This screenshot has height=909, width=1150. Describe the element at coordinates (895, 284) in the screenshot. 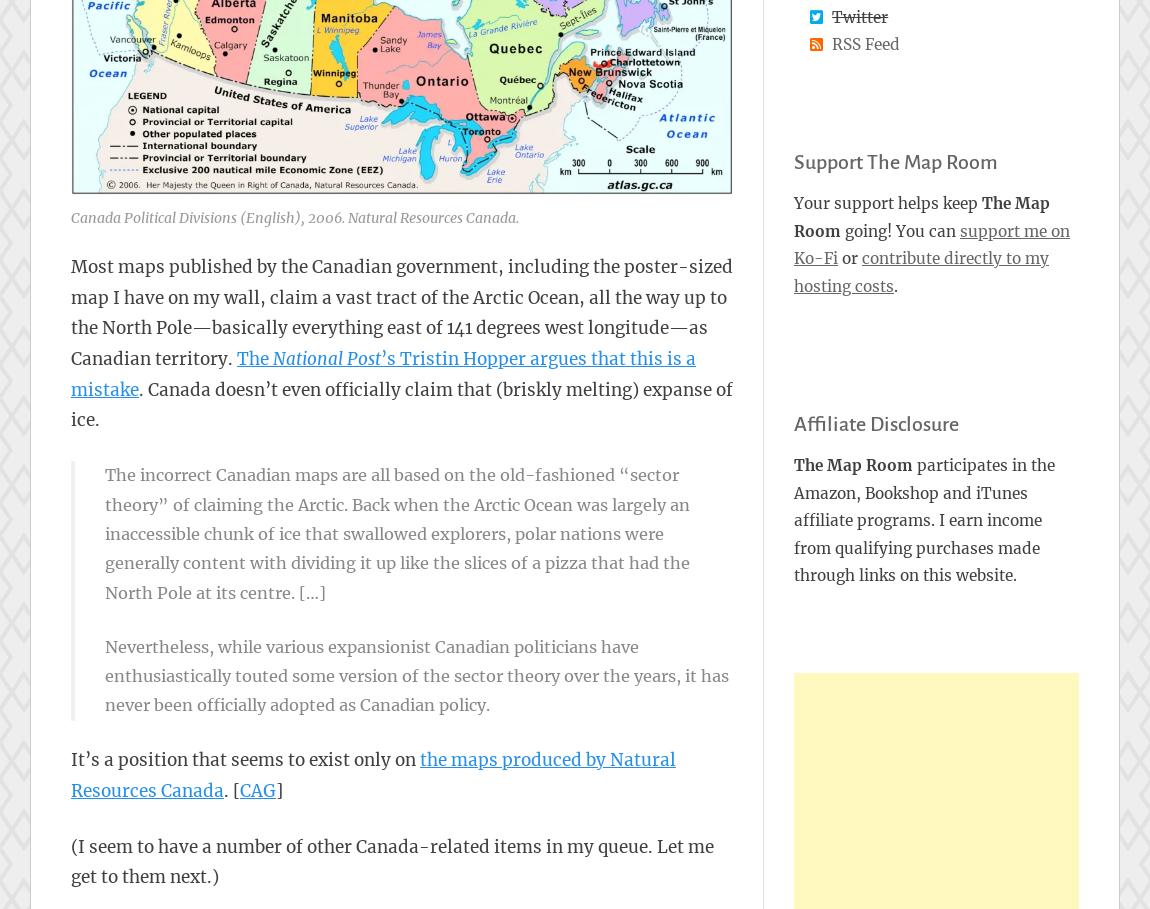

I see `'.'` at that location.